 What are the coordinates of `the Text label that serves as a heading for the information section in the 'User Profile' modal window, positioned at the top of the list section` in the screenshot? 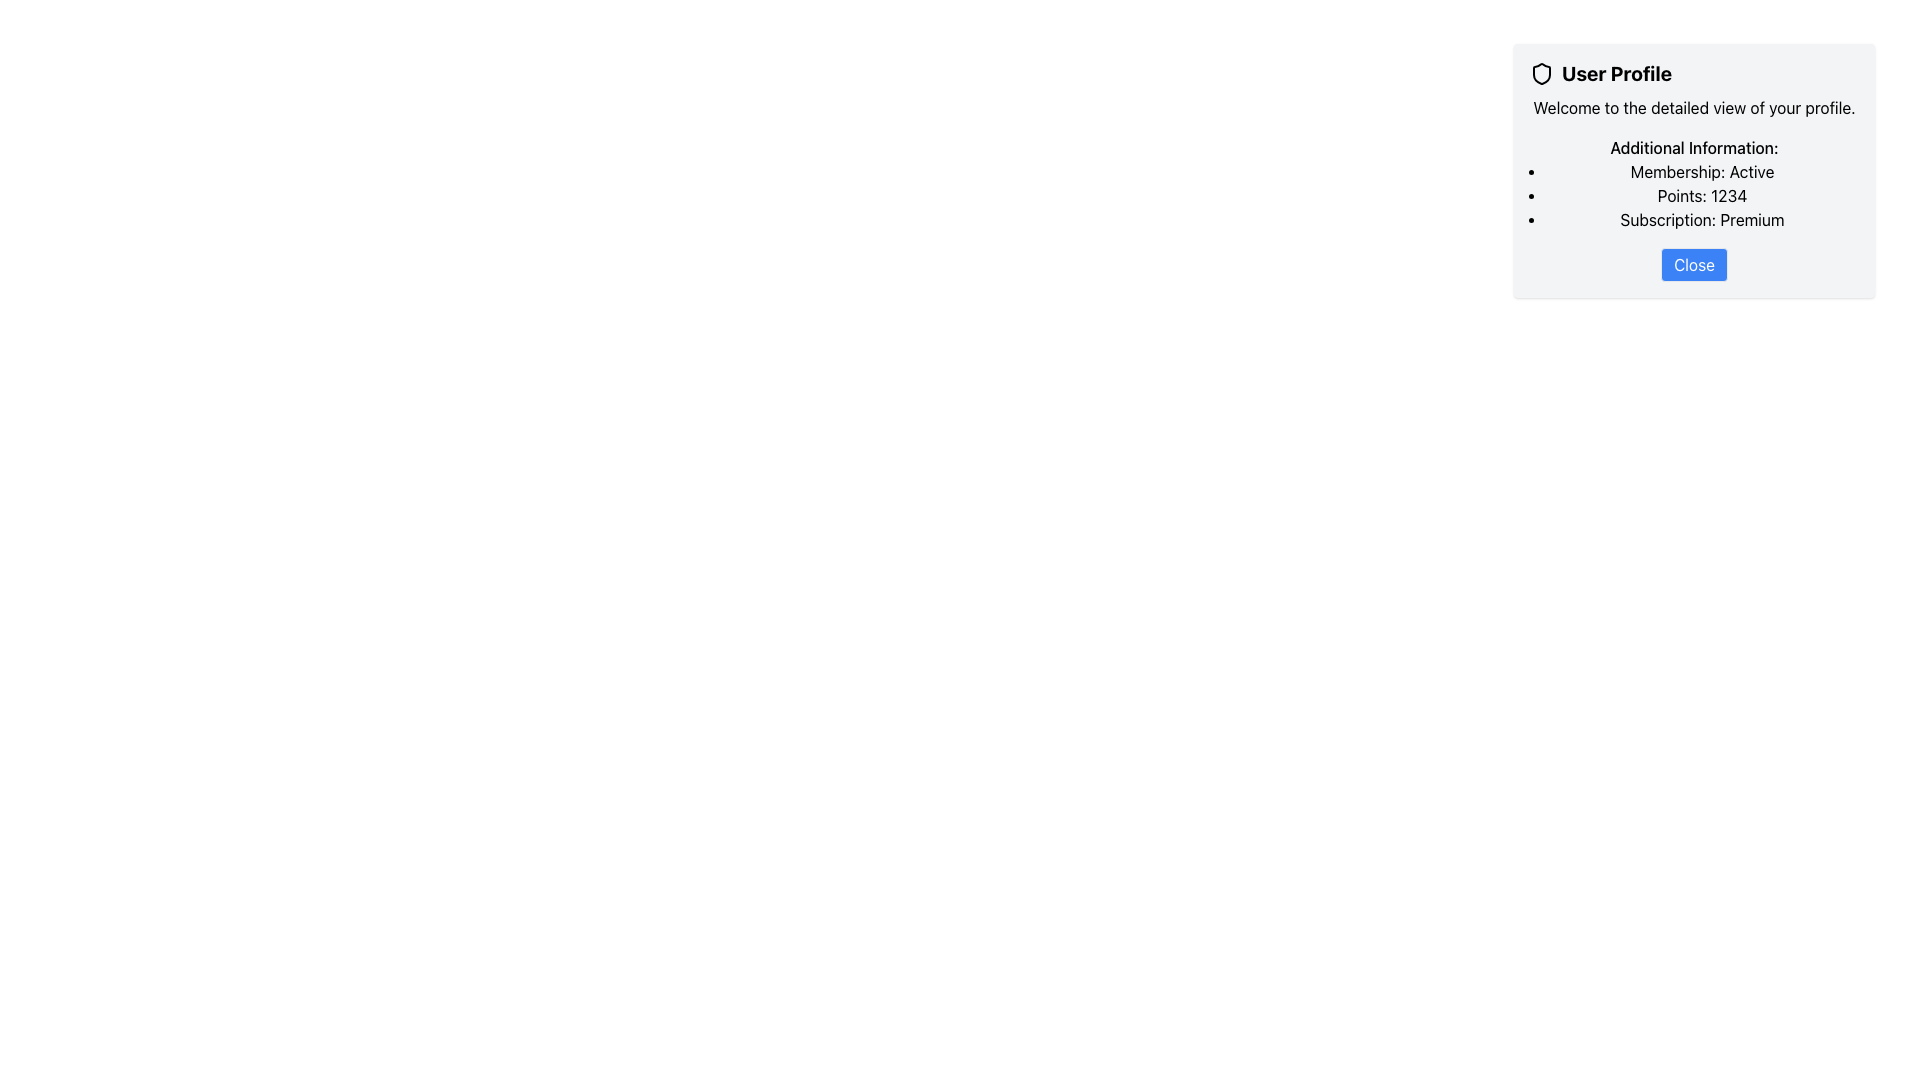 It's located at (1693, 146).